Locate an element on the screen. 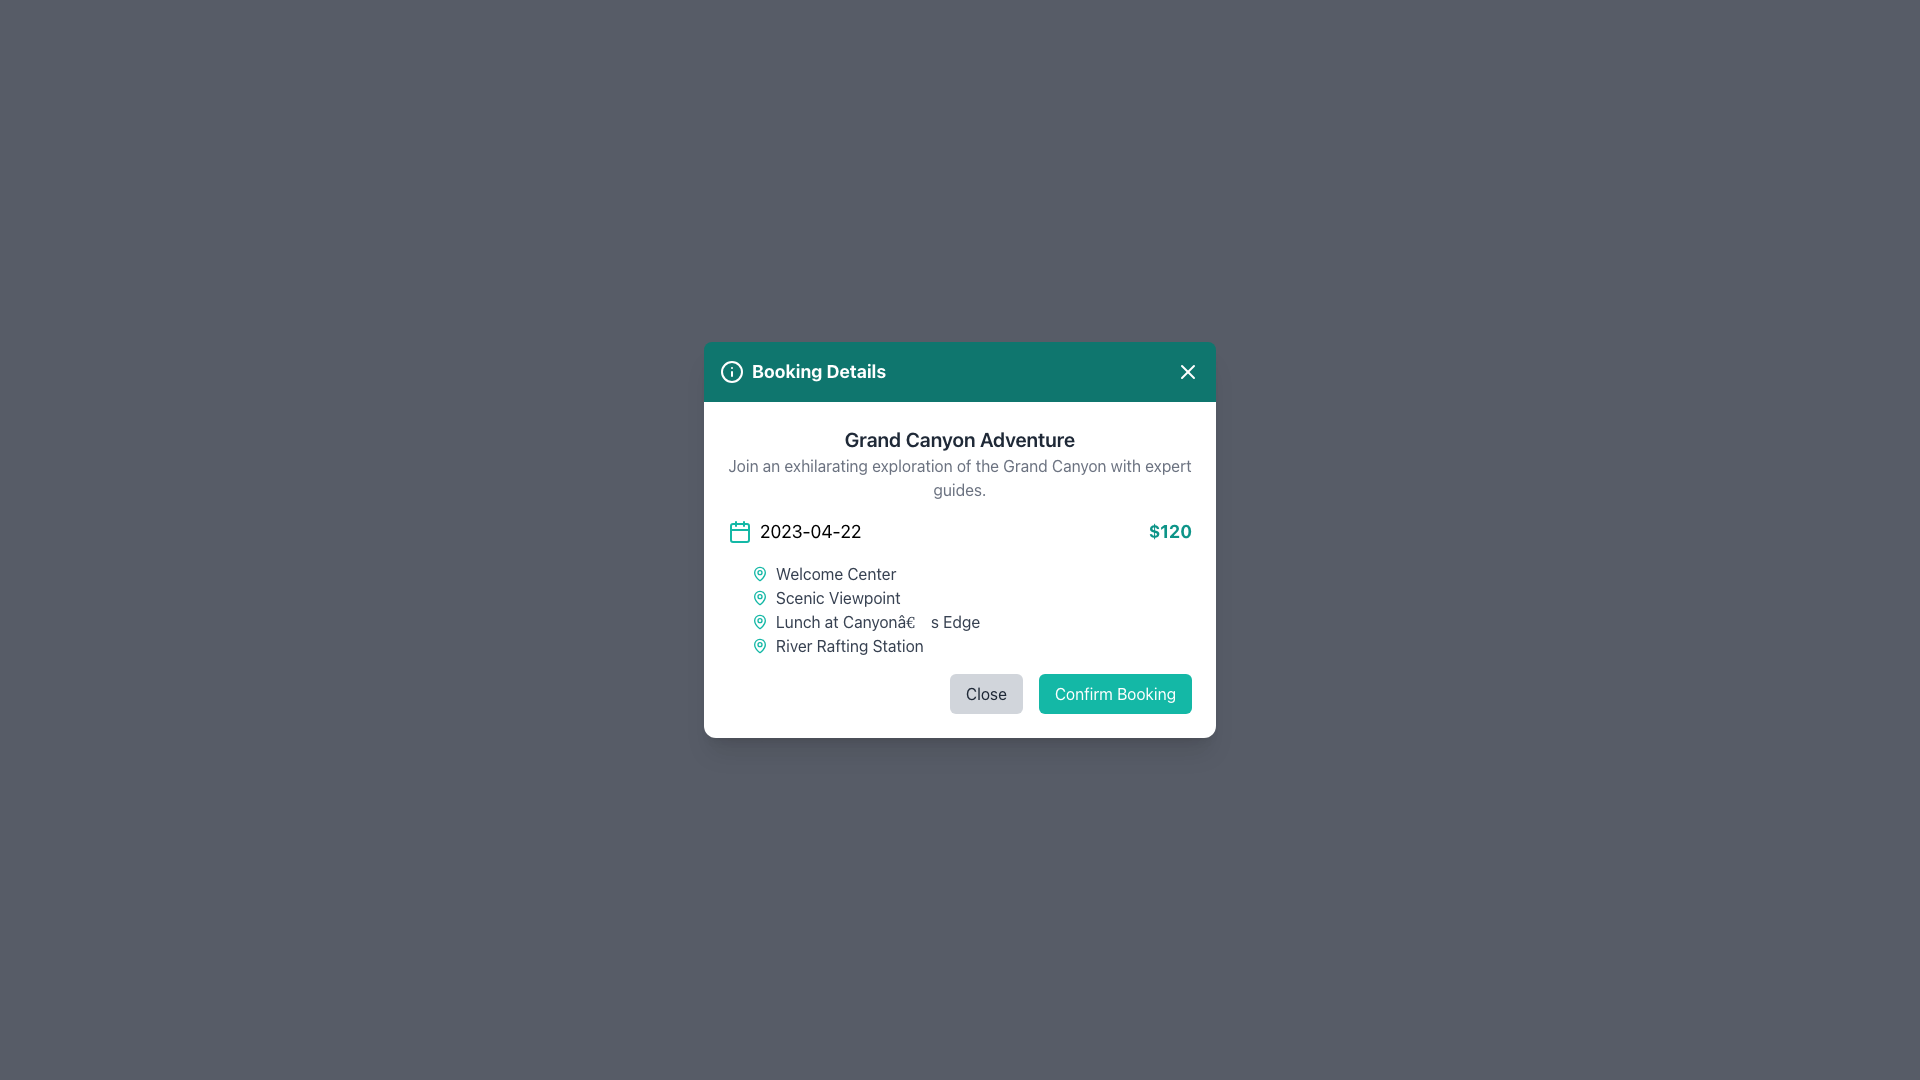 The height and width of the screenshot is (1080, 1920). the teal pin icon resembling an upside-down teardrop next to the text 'Scenic Viewpoint' is located at coordinates (758, 573).